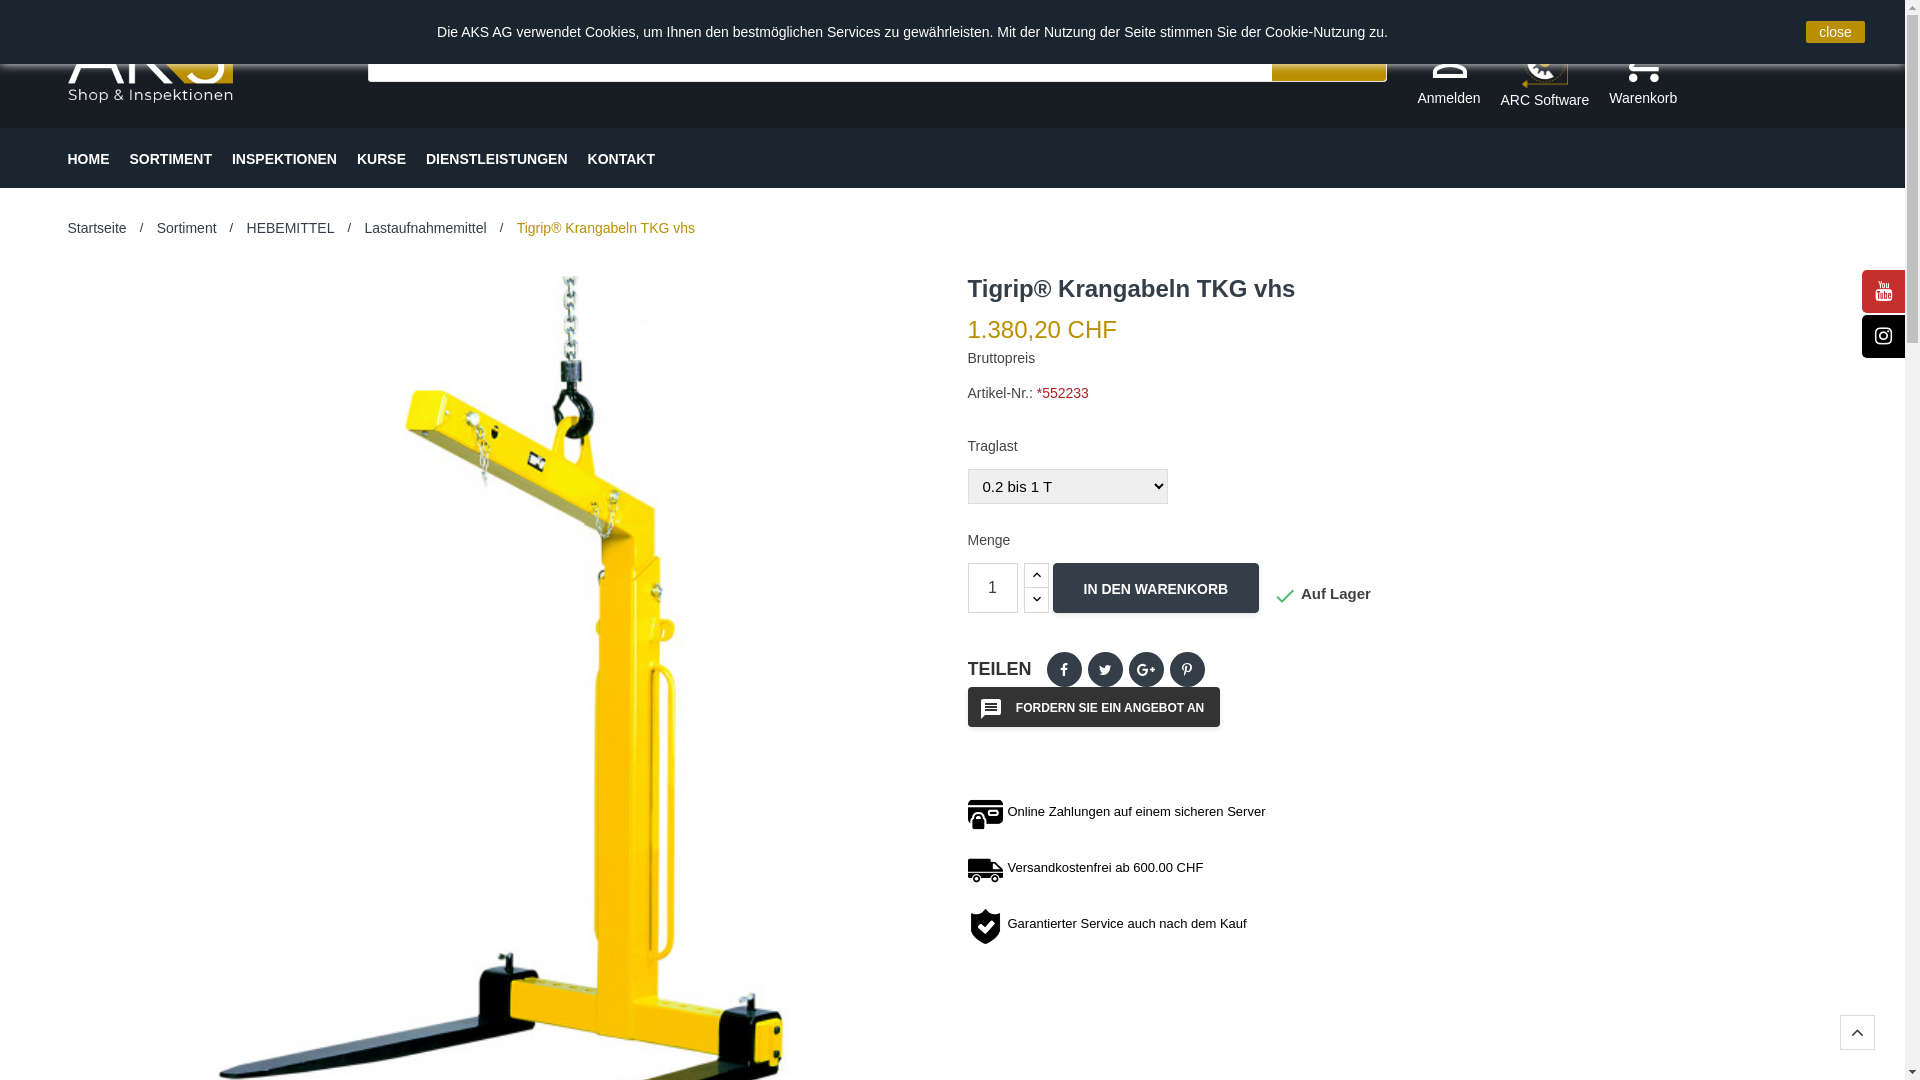 This screenshot has height=1080, width=1920. Describe the element at coordinates (381, 157) in the screenshot. I see `'KURSE'` at that location.